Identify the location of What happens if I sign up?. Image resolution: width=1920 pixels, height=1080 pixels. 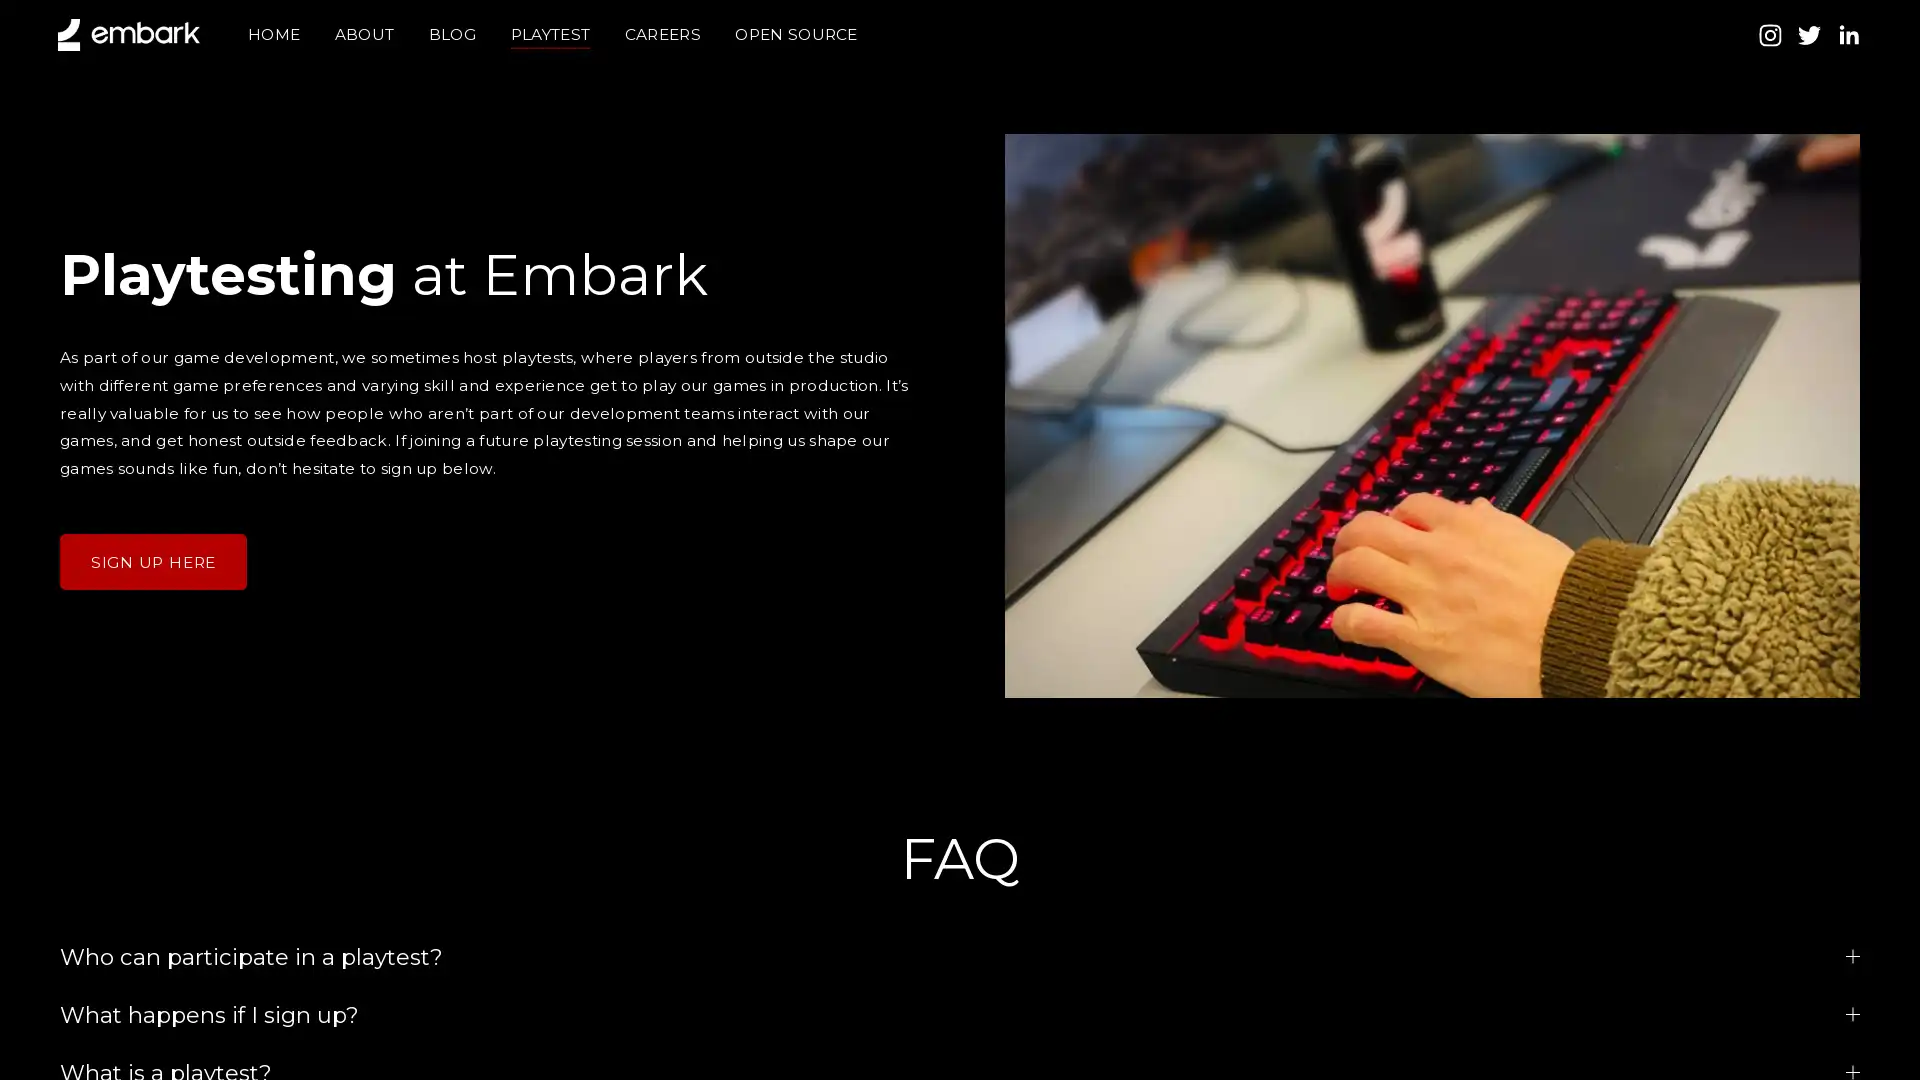
(960, 1014).